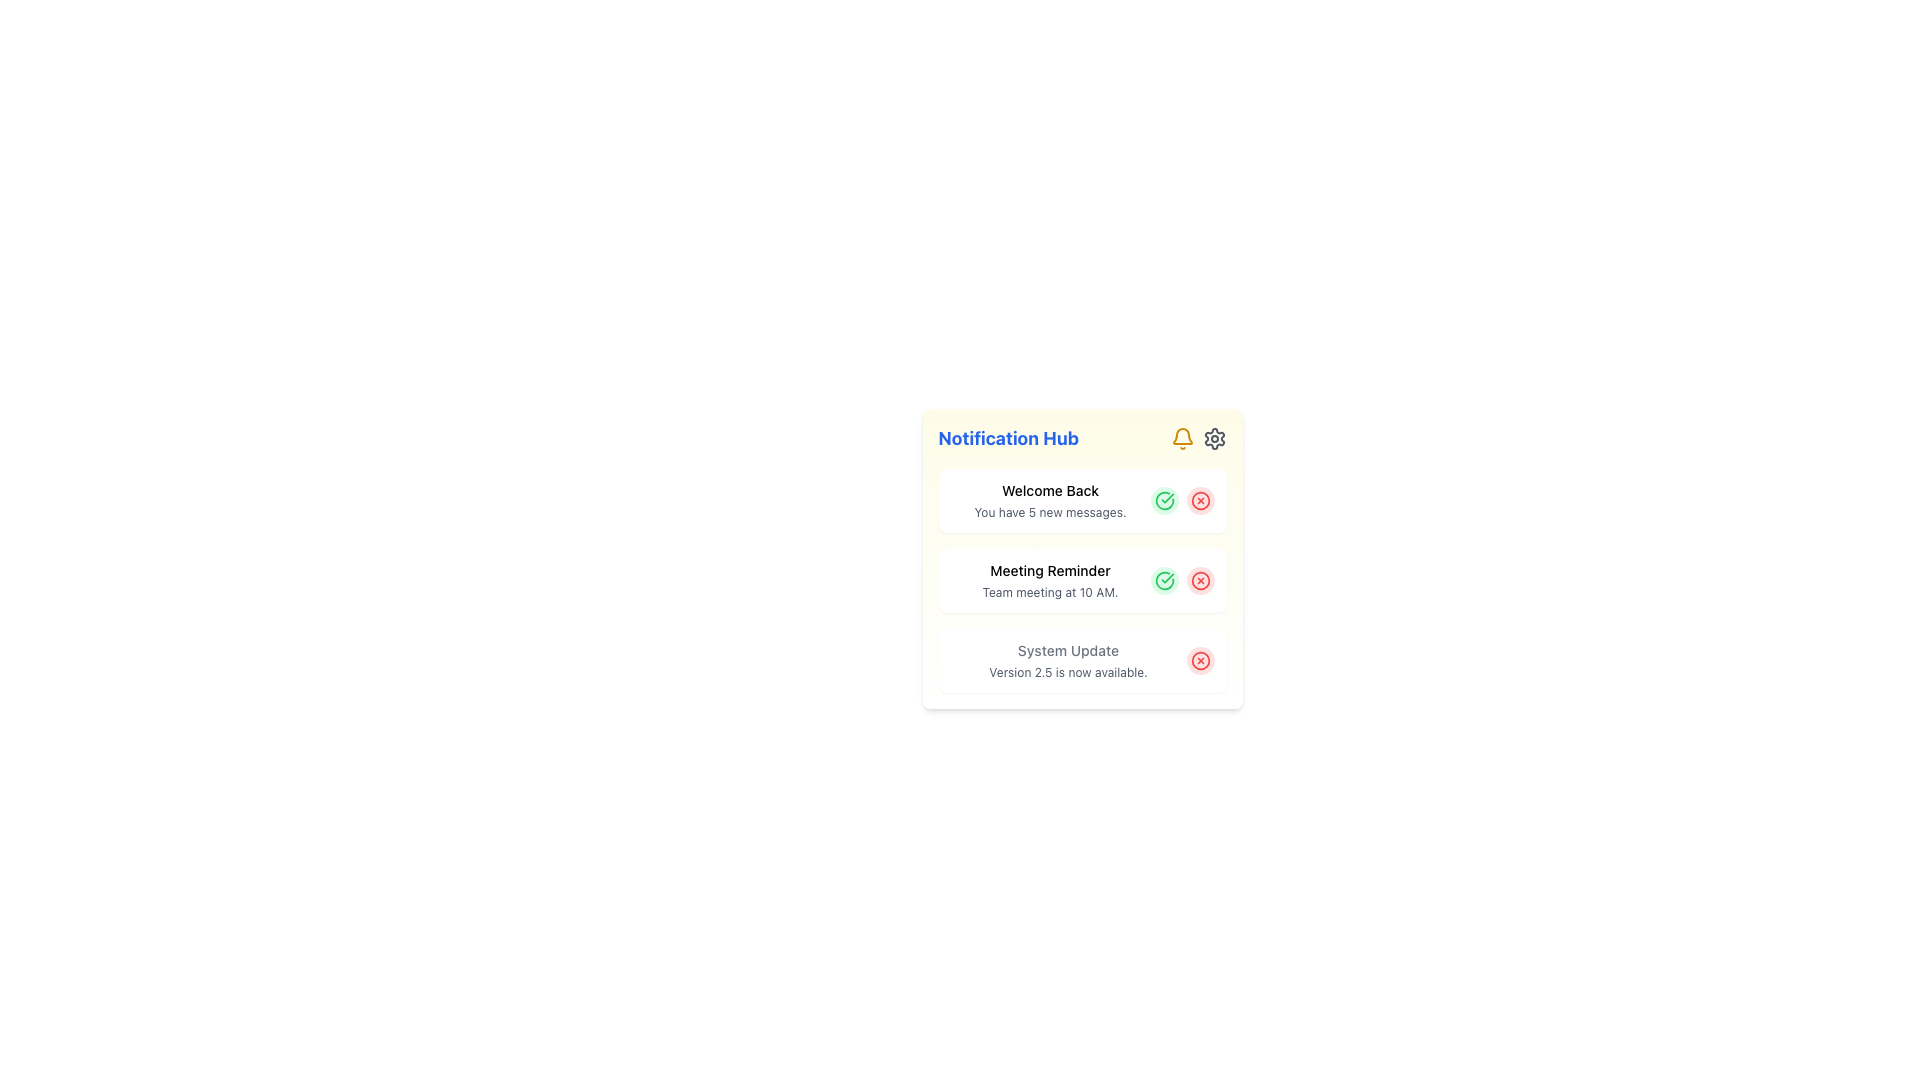 This screenshot has height=1080, width=1920. I want to click on the middle notification card in the Notification Hub, which features a gradient background from yellow to white and contains stacked entries with titles, subtexts, and icons, so click(1081, 581).